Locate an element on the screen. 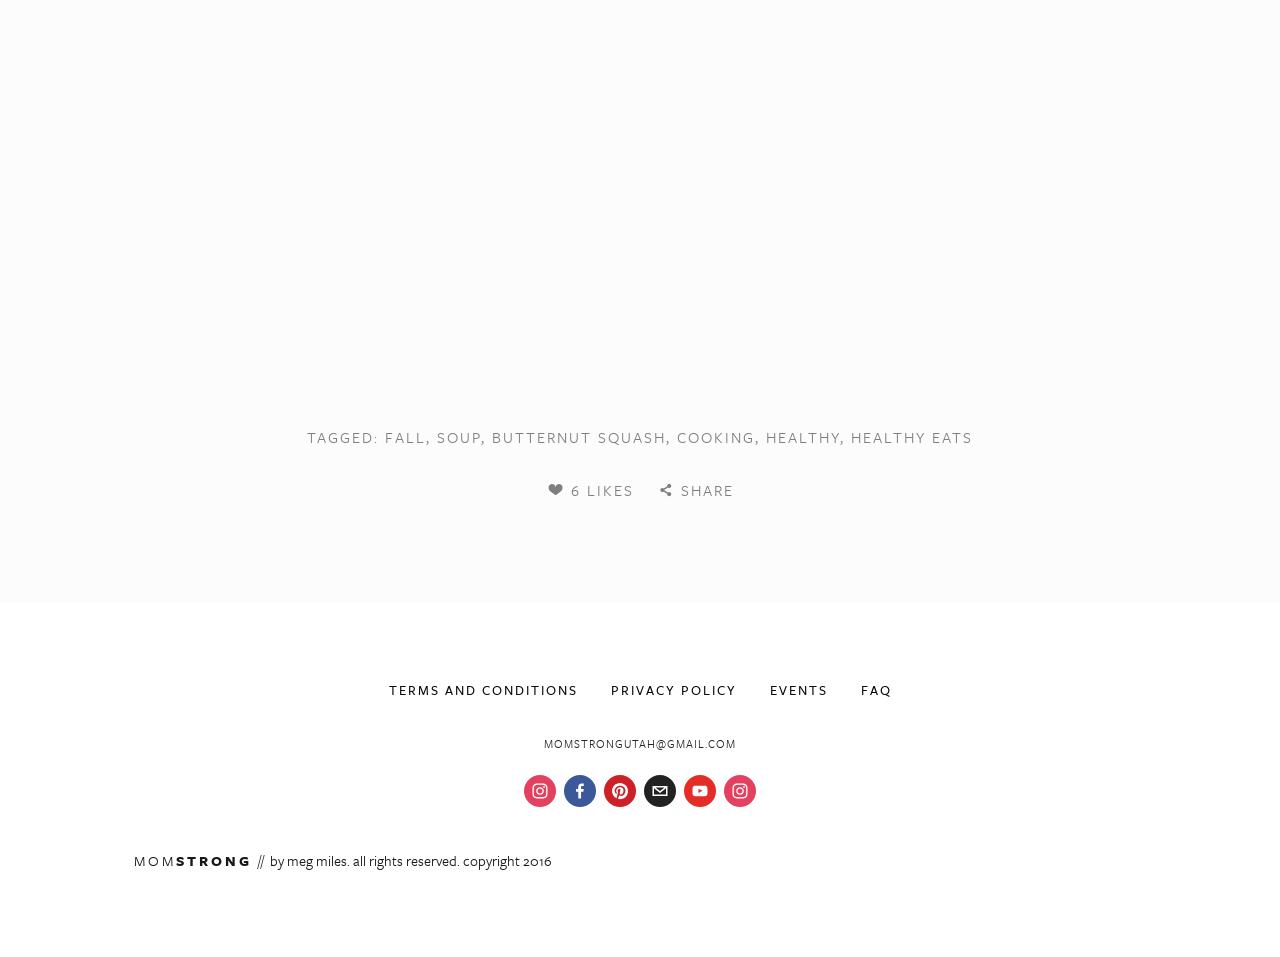 This screenshot has height=957, width=1280. 'Privacy Policy' is located at coordinates (673, 689).